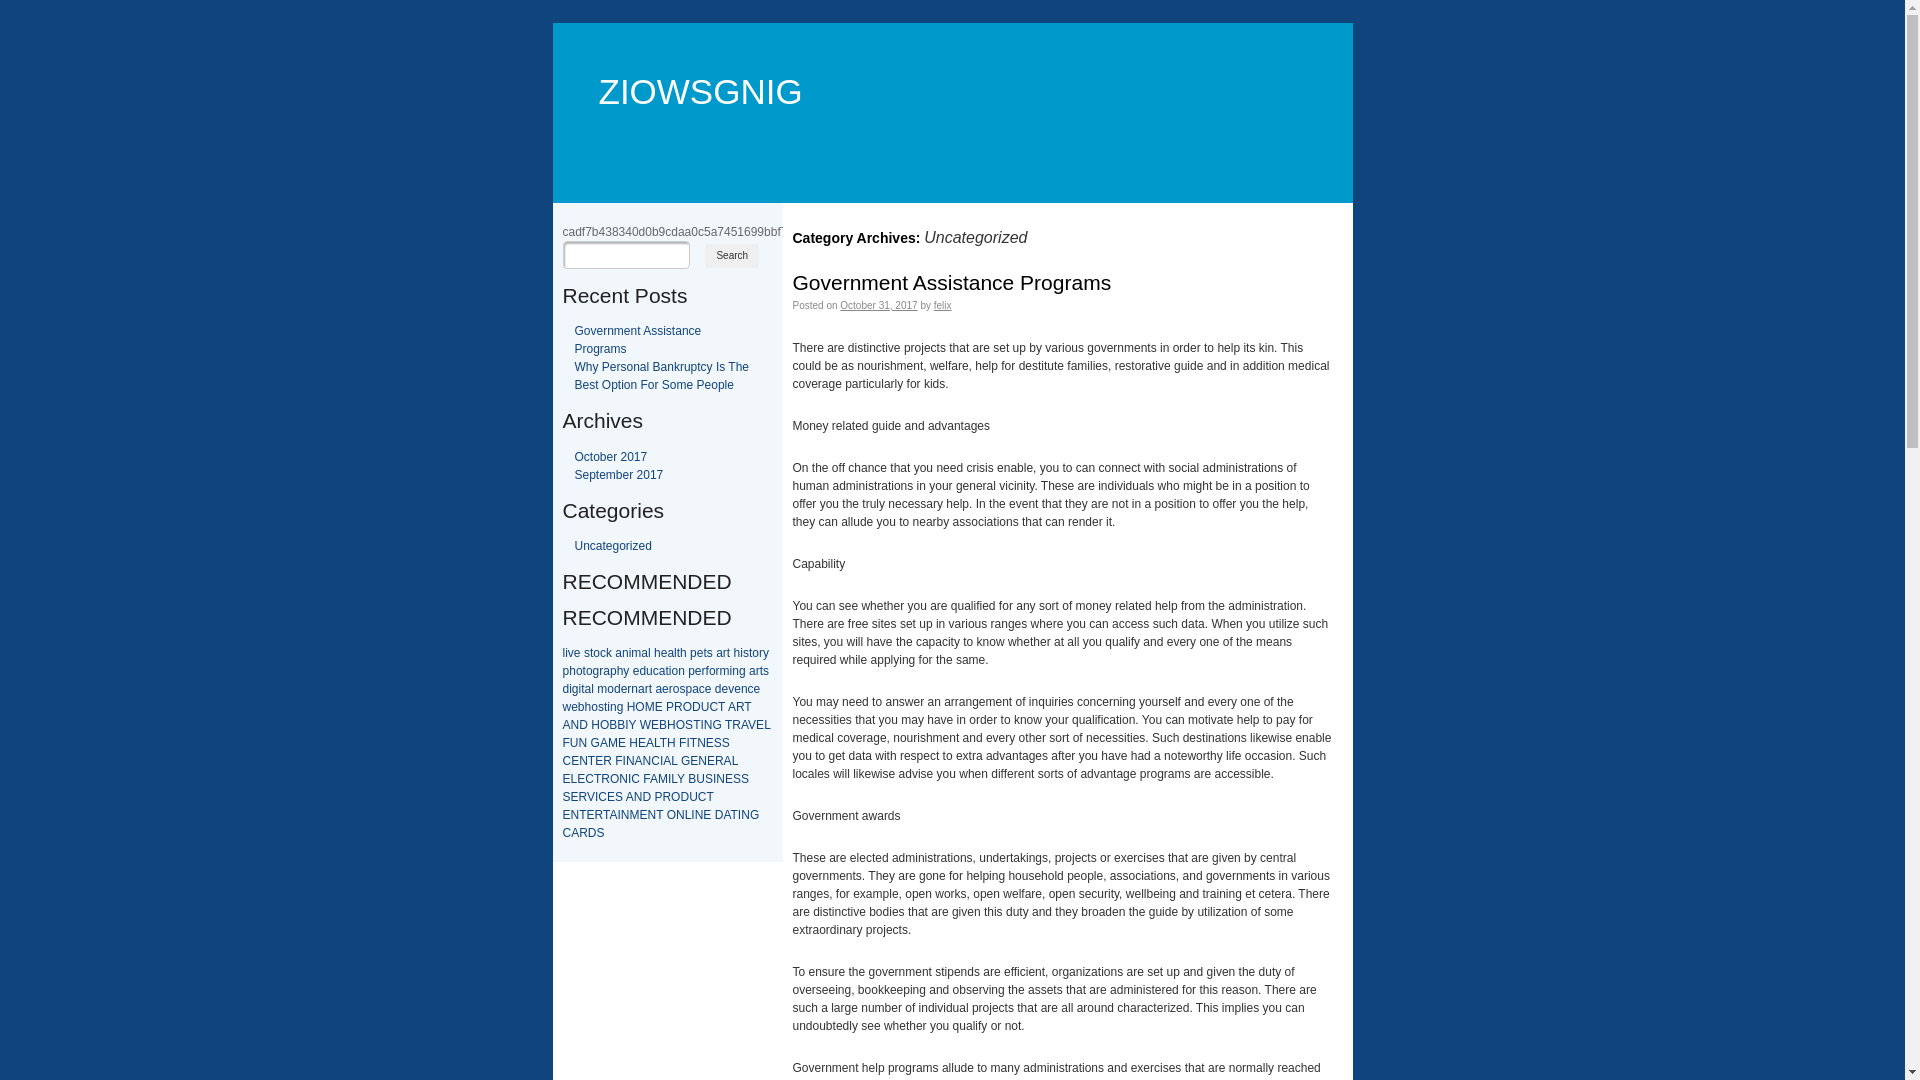 This screenshot has height=1080, width=1920. I want to click on 'a', so click(617, 652).